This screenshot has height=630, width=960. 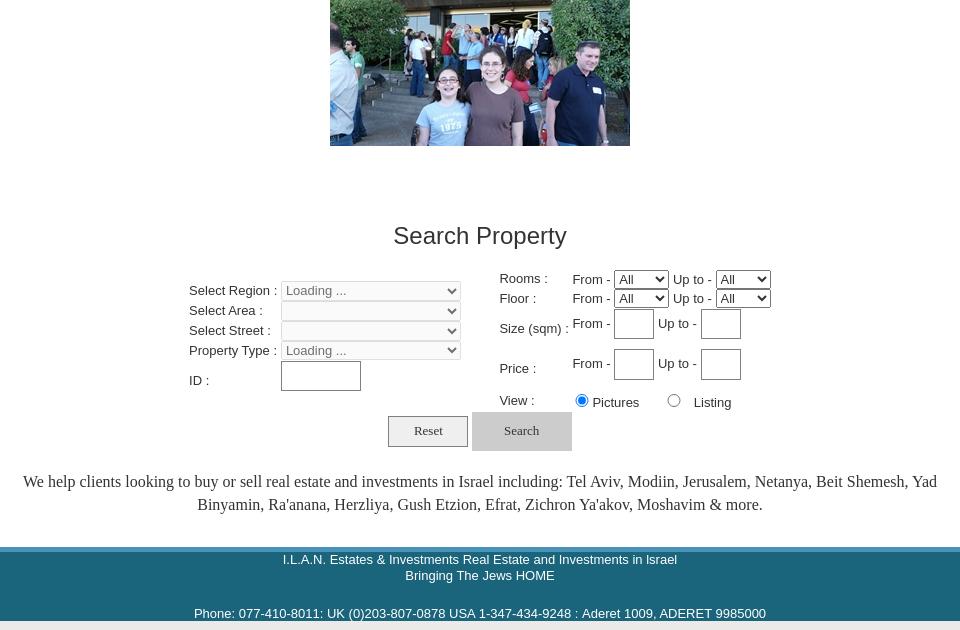 I want to click on '077-410-8011', so click(x=277, y=612).